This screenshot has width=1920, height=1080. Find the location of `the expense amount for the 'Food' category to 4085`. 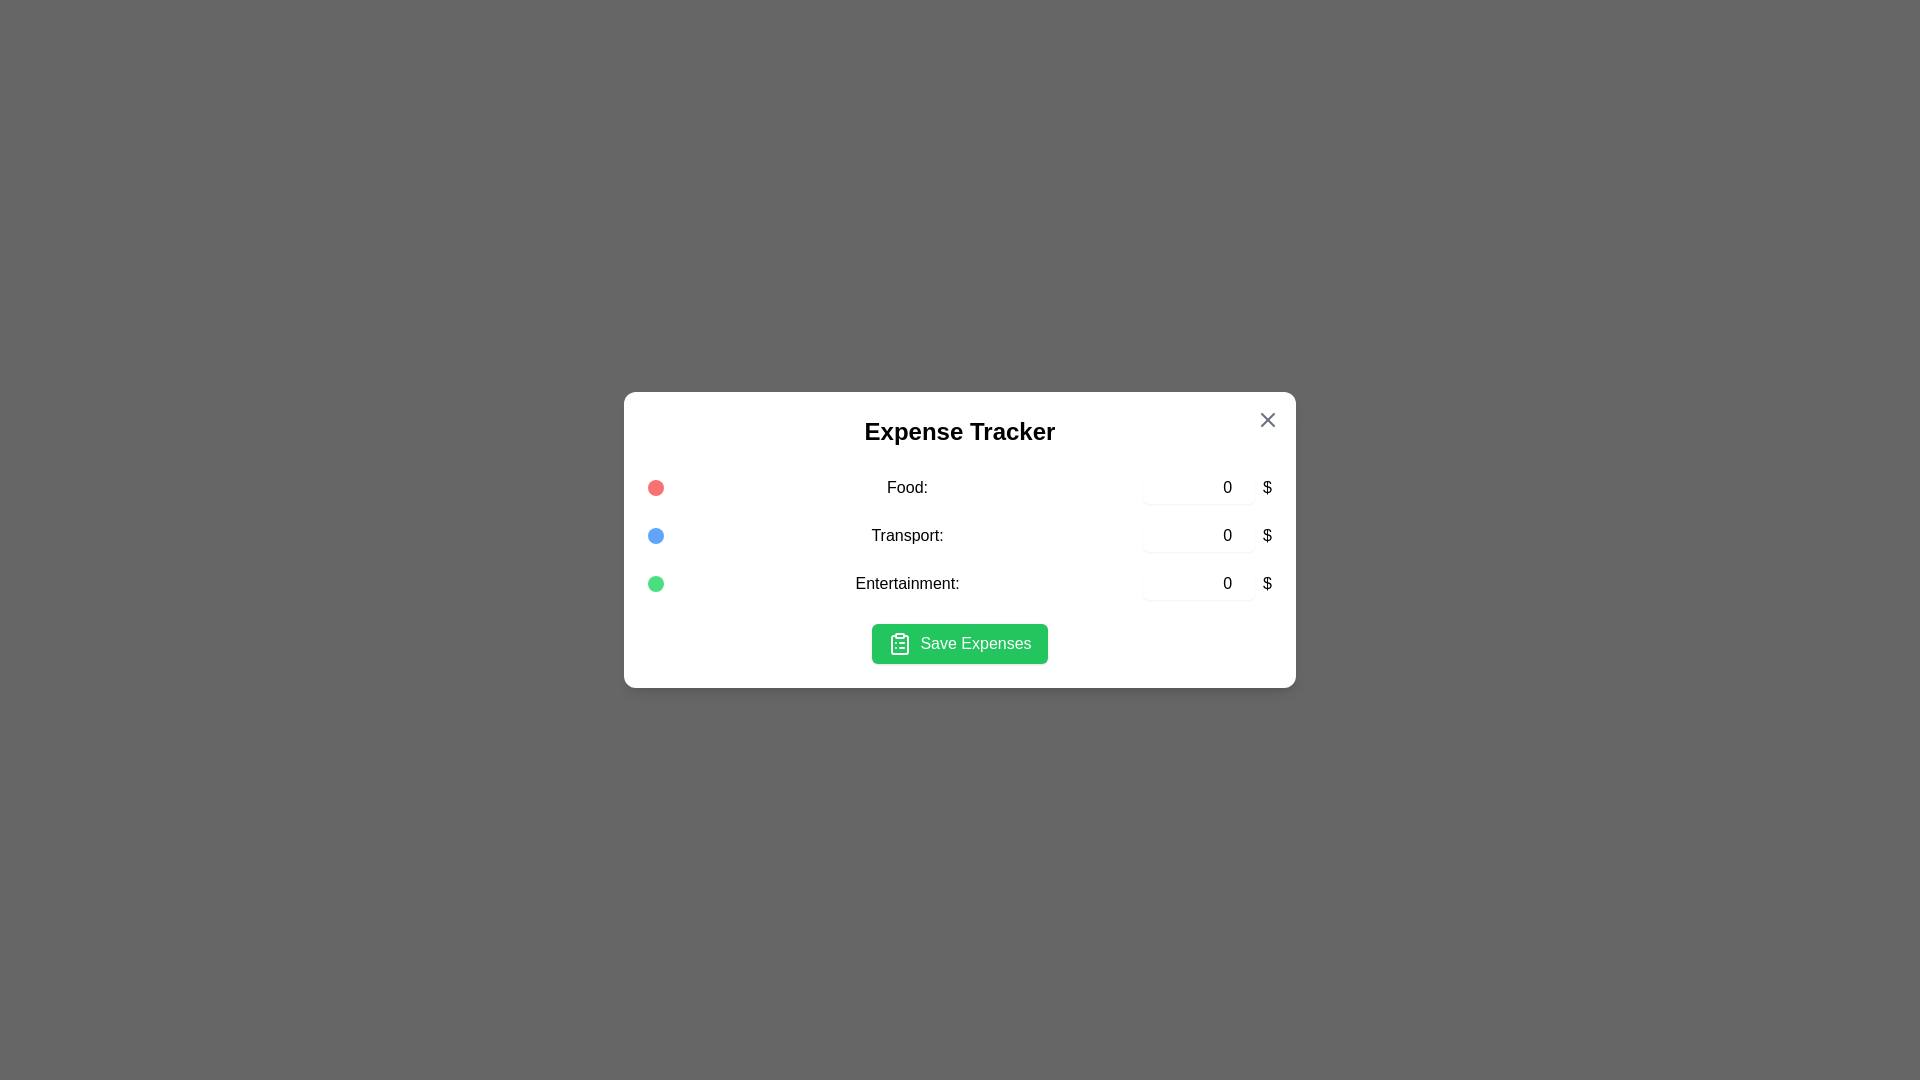

the expense amount for the 'Food' category to 4085 is located at coordinates (1199, 488).